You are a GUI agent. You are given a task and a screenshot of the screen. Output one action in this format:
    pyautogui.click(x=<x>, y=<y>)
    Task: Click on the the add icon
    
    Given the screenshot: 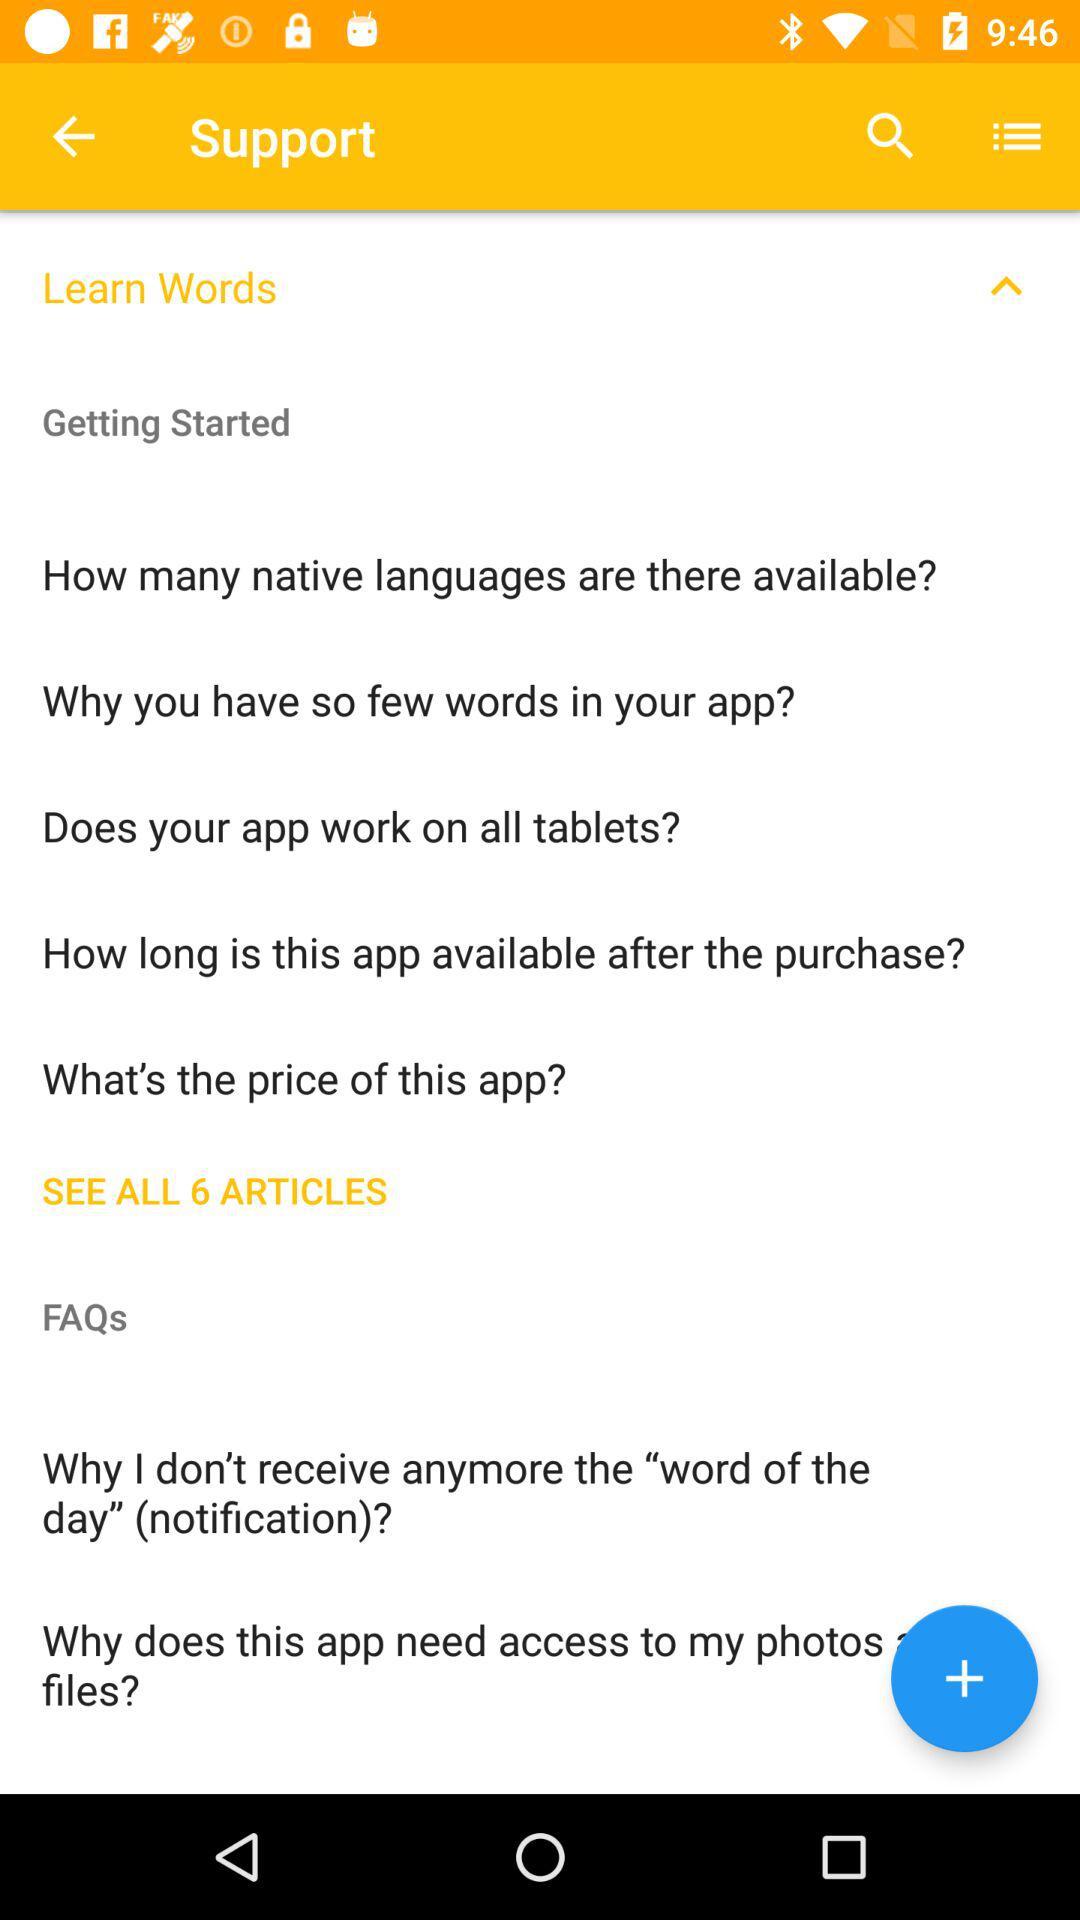 What is the action you would take?
    pyautogui.click(x=963, y=1678)
    